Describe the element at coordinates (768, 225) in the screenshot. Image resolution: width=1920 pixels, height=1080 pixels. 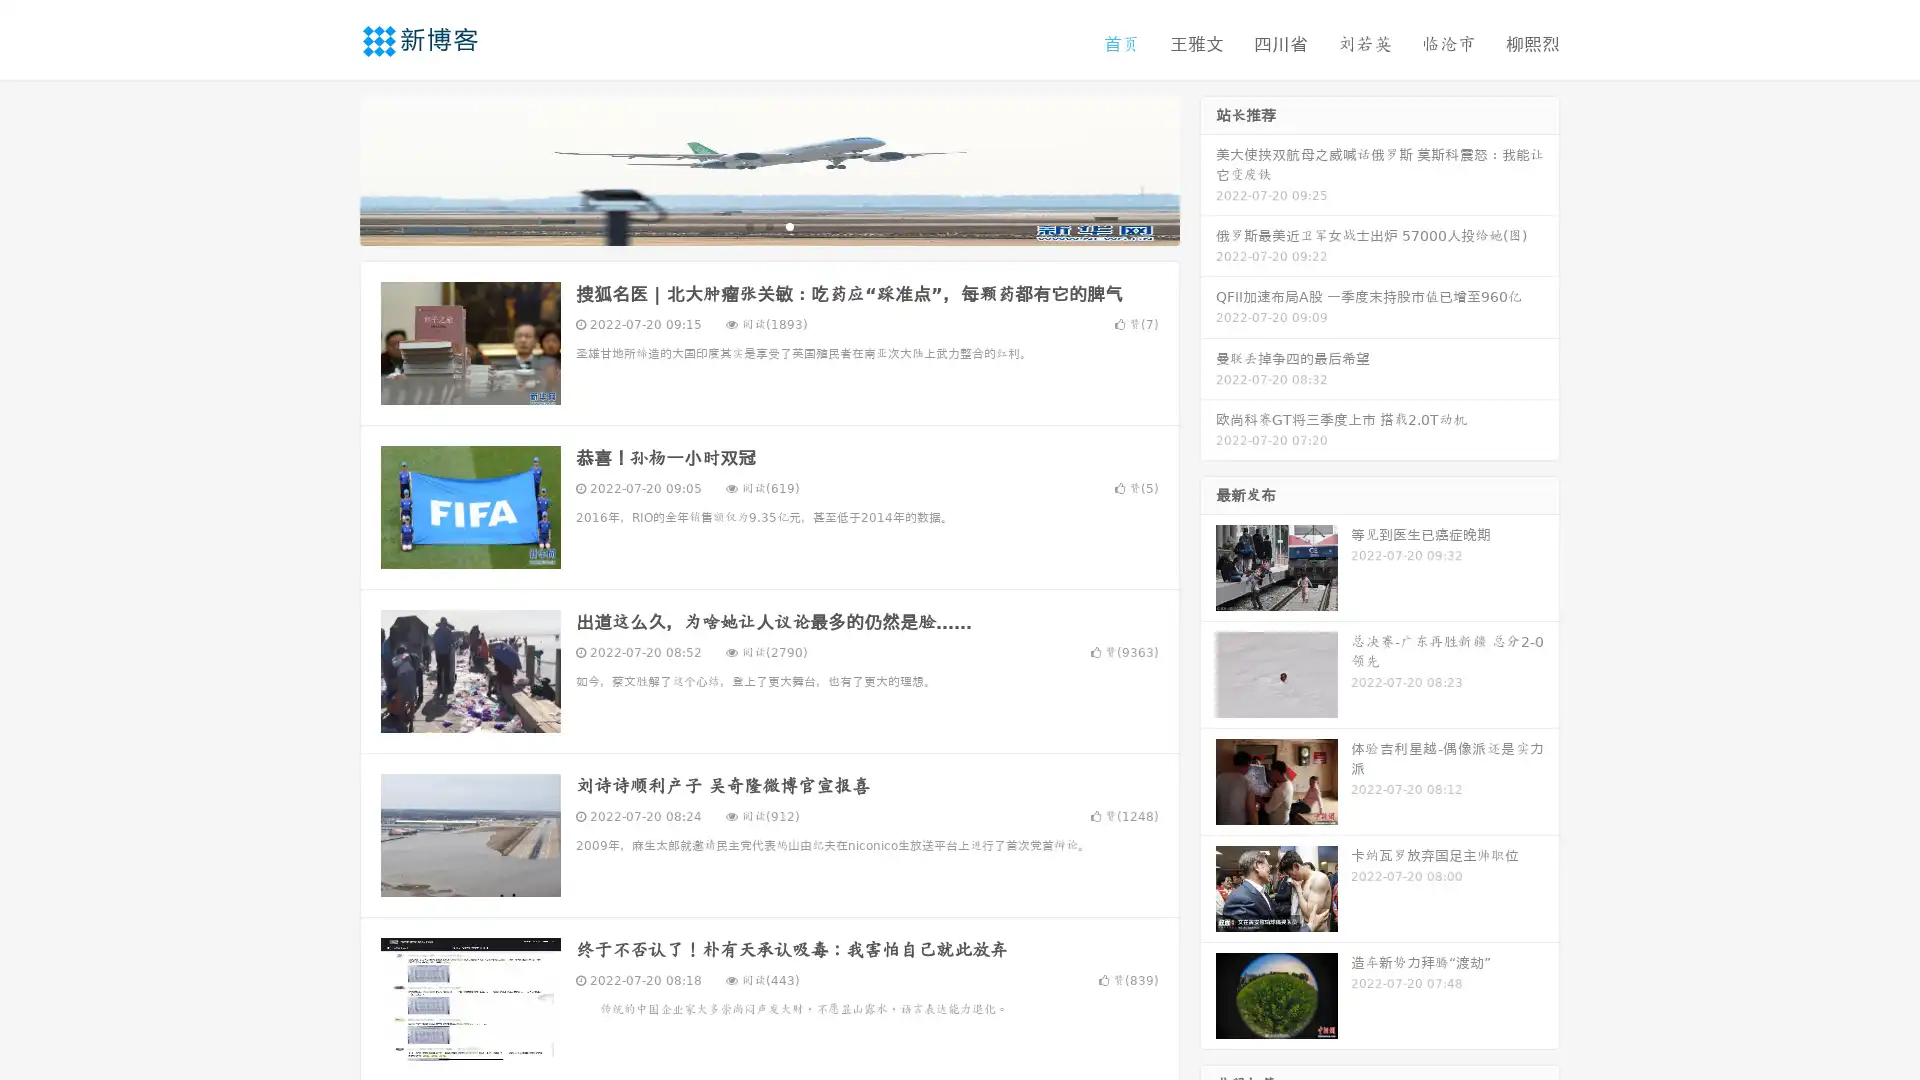
I see `Go to slide 2` at that location.